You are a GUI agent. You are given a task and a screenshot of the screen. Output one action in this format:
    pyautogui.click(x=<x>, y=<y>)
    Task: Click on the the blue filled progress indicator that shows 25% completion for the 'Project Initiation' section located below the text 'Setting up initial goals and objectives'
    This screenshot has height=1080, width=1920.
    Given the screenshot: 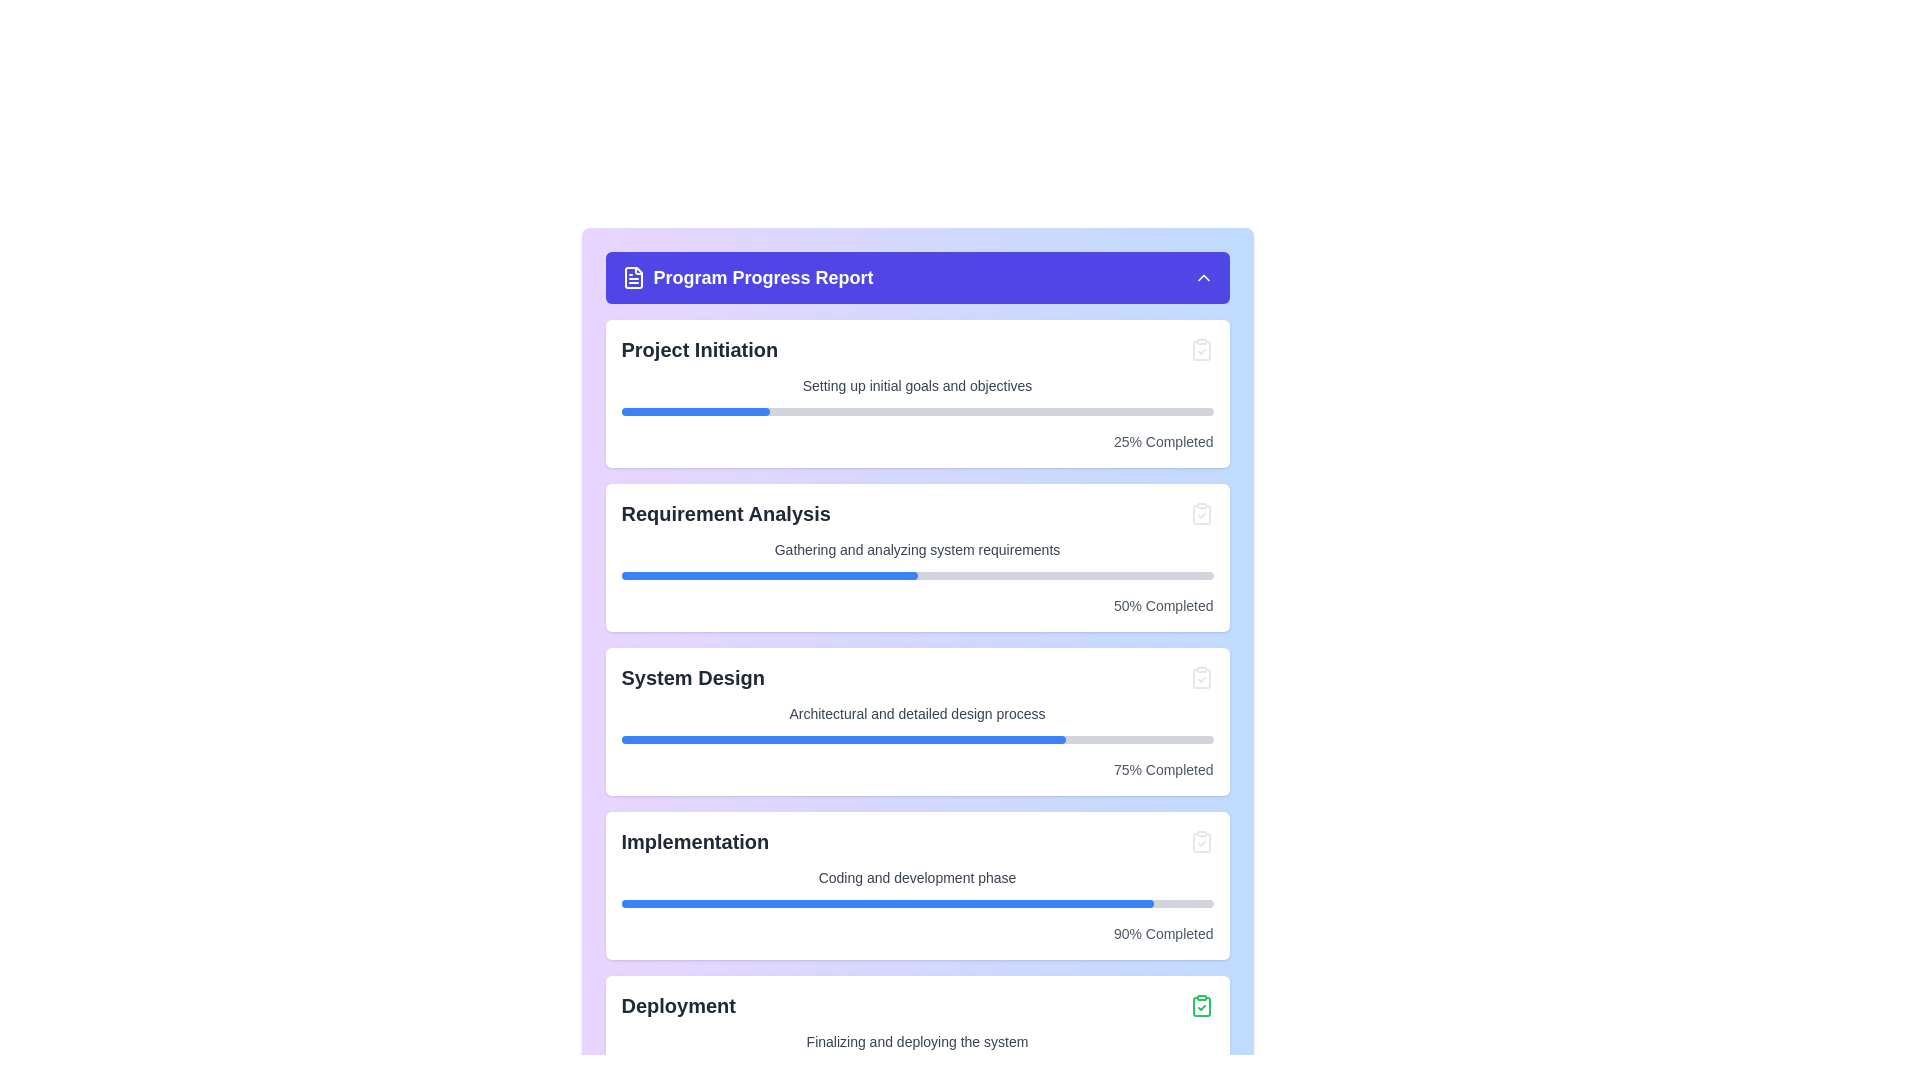 What is the action you would take?
    pyautogui.click(x=695, y=411)
    